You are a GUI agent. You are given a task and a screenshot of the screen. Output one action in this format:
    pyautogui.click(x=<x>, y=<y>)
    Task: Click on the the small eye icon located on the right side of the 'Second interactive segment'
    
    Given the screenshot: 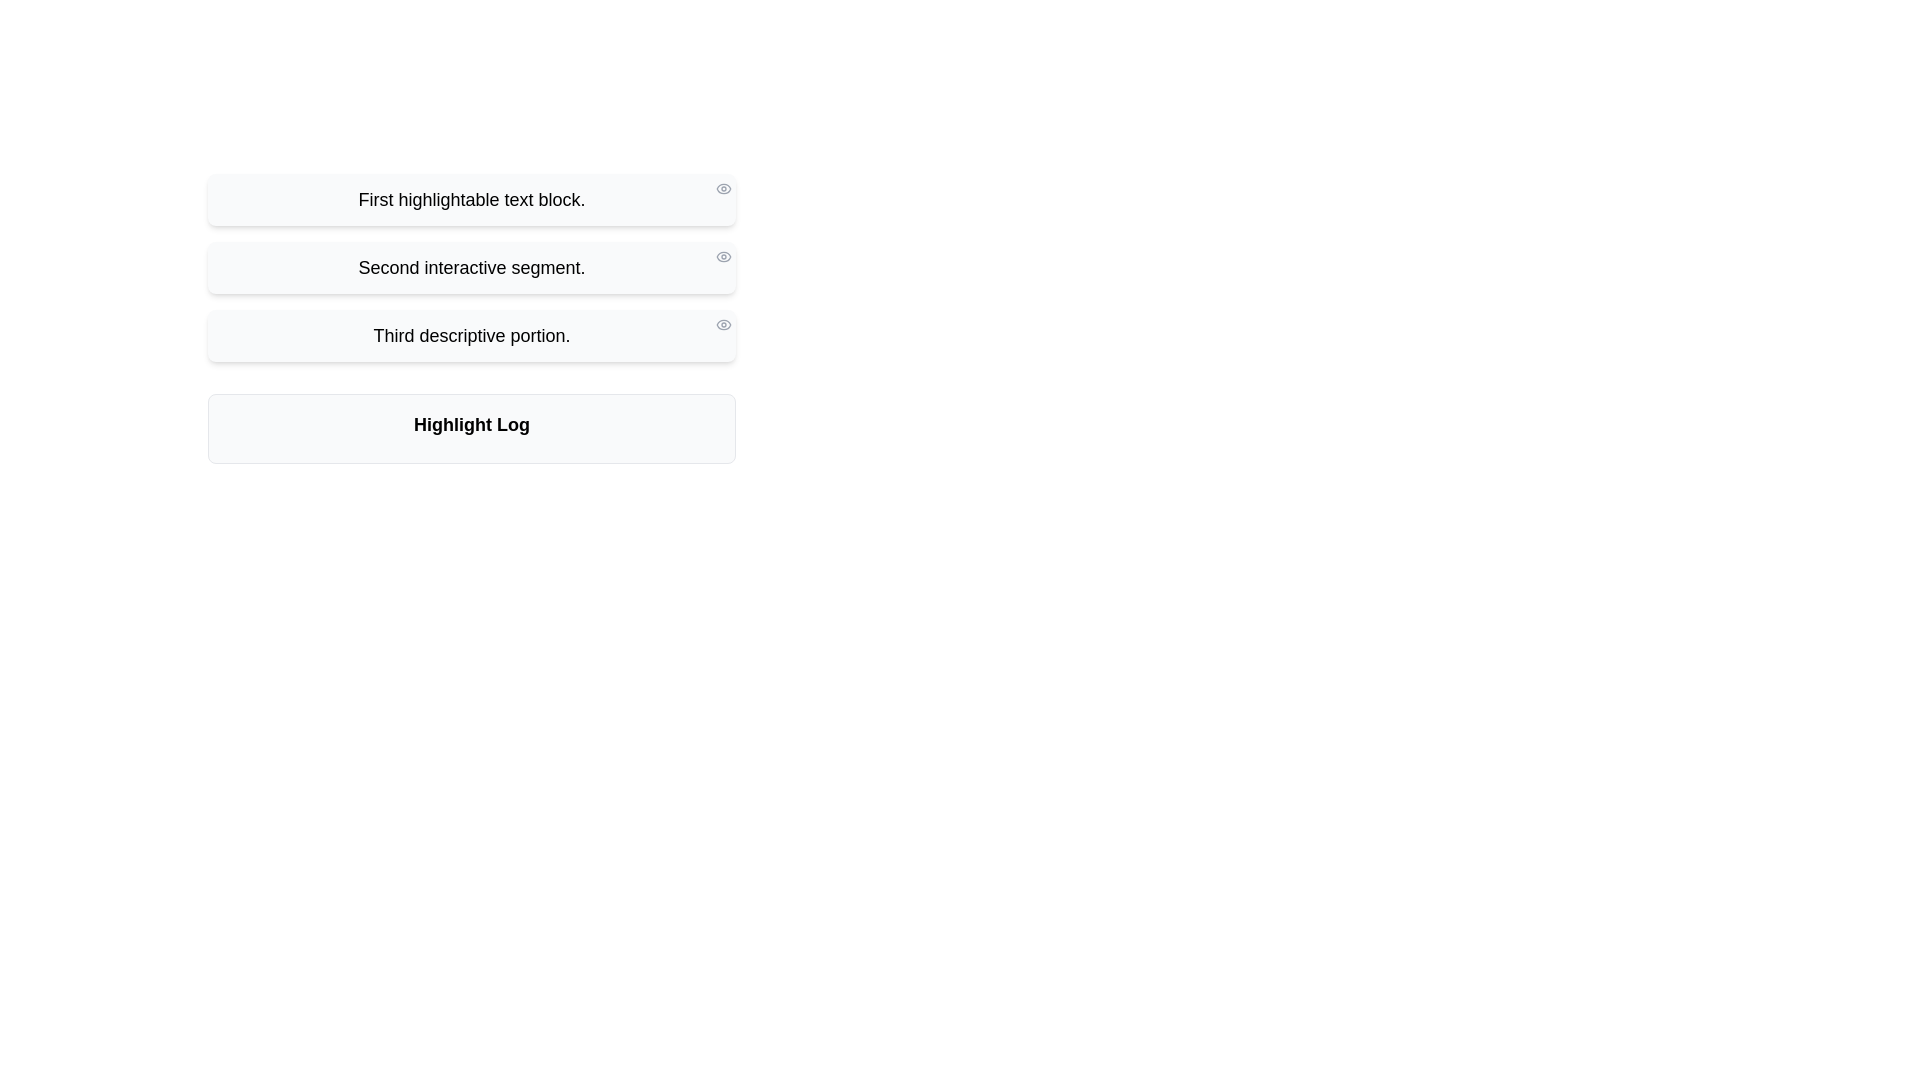 What is the action you would take?
    pyautogui.click(x=723, y=256)
    